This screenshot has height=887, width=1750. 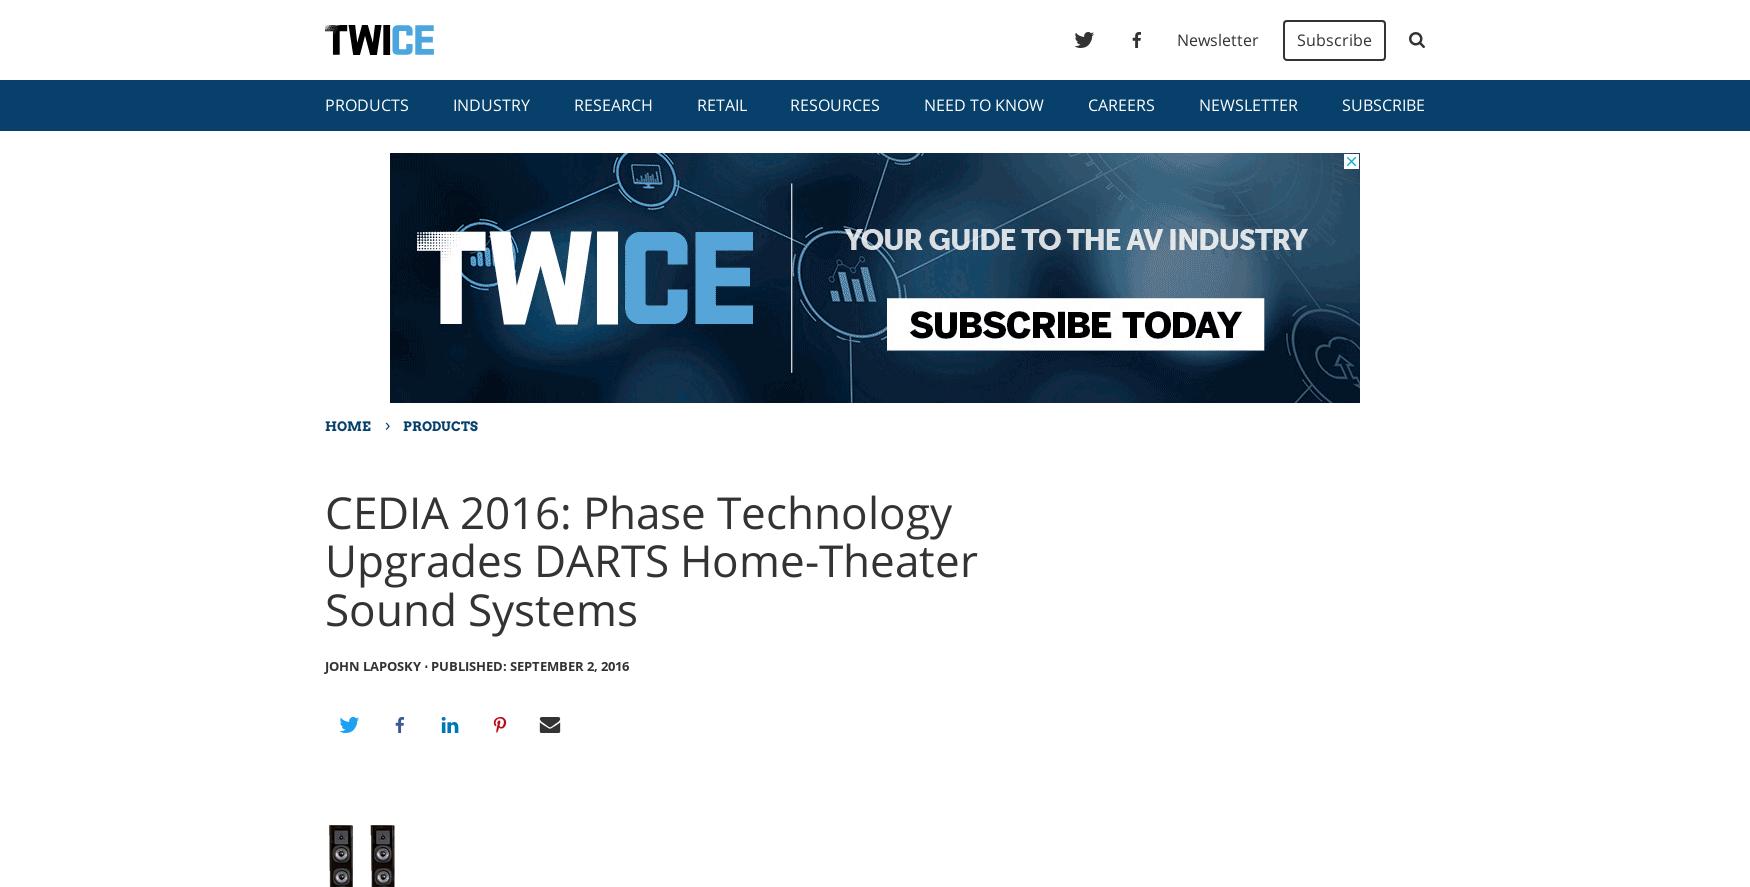 What do you see at coordinates (984, 105) in the screenshot?
I see `'Need to Know'` at bounding box center [984, 105].